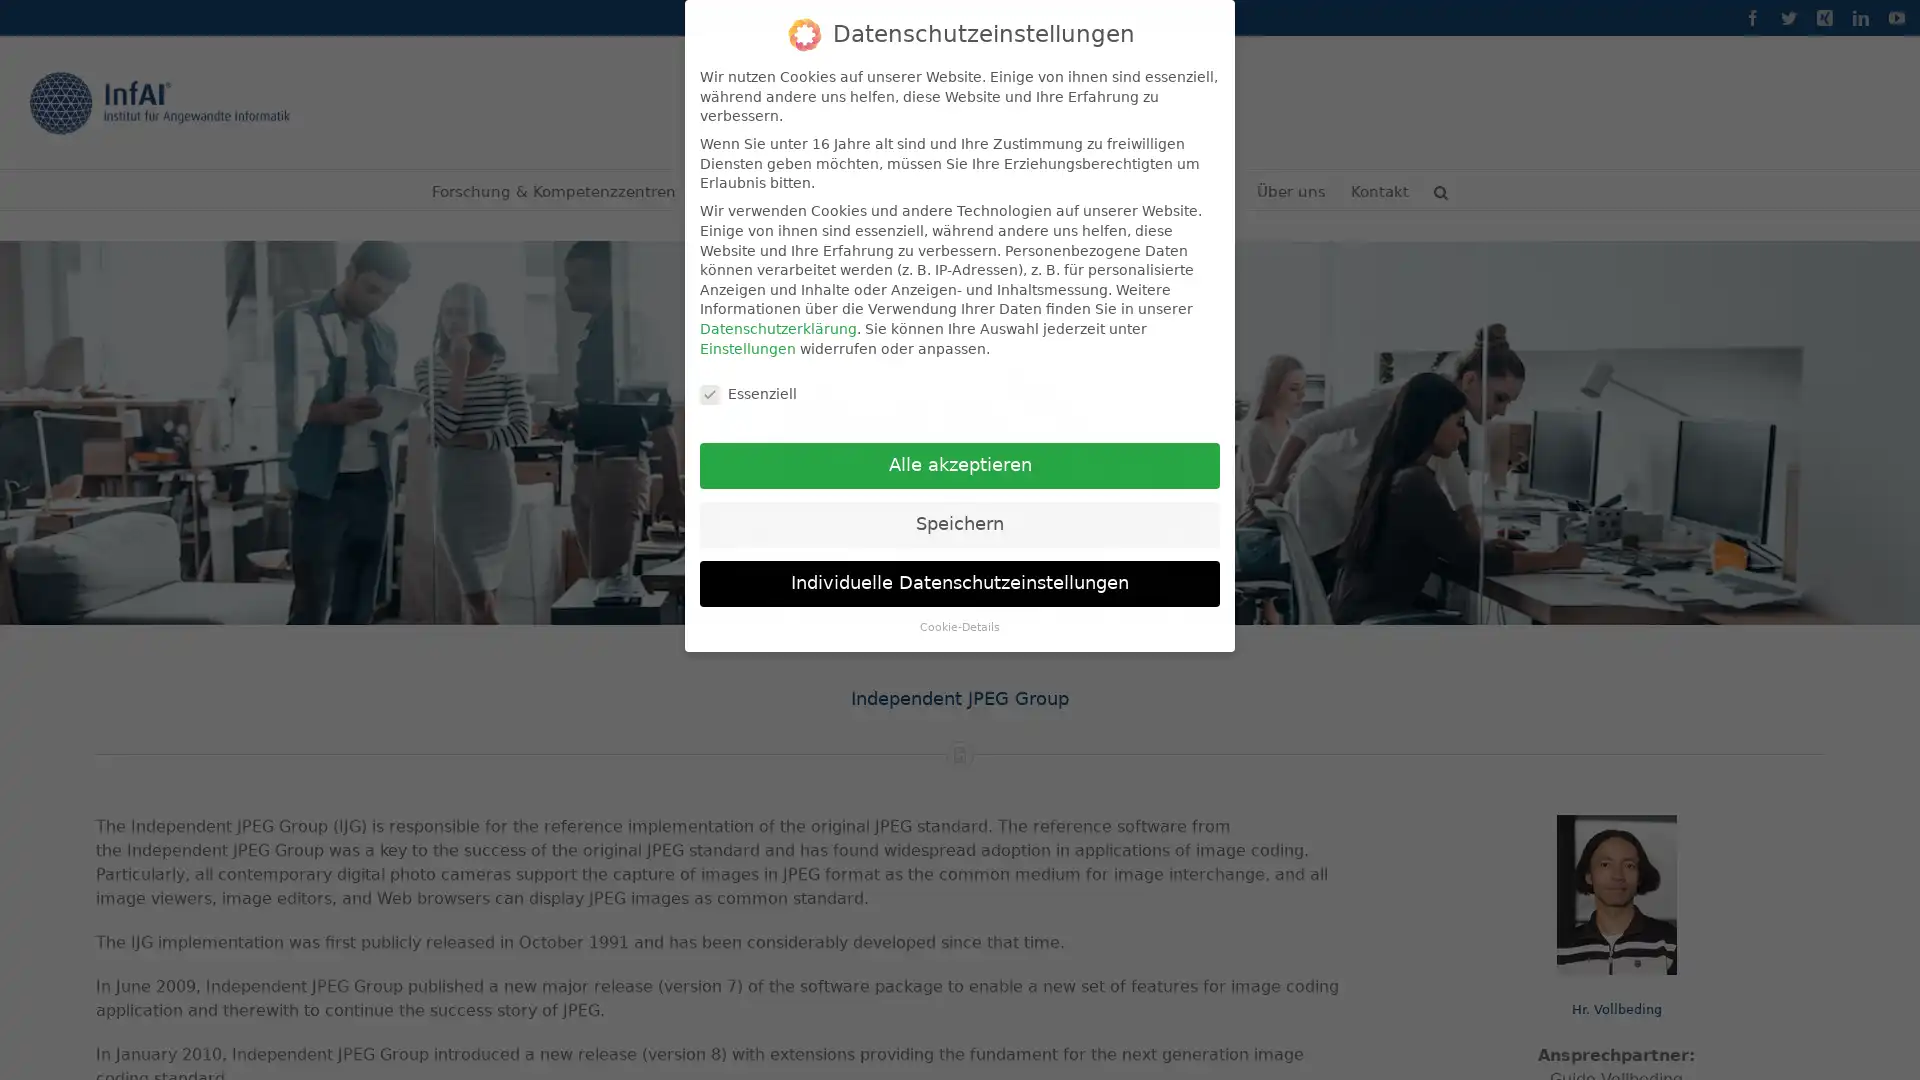  What do you see at coordinates (777, 1005) in the screenshot?
I see `Alle akzeptieren` at bounding box center [777, 1005].